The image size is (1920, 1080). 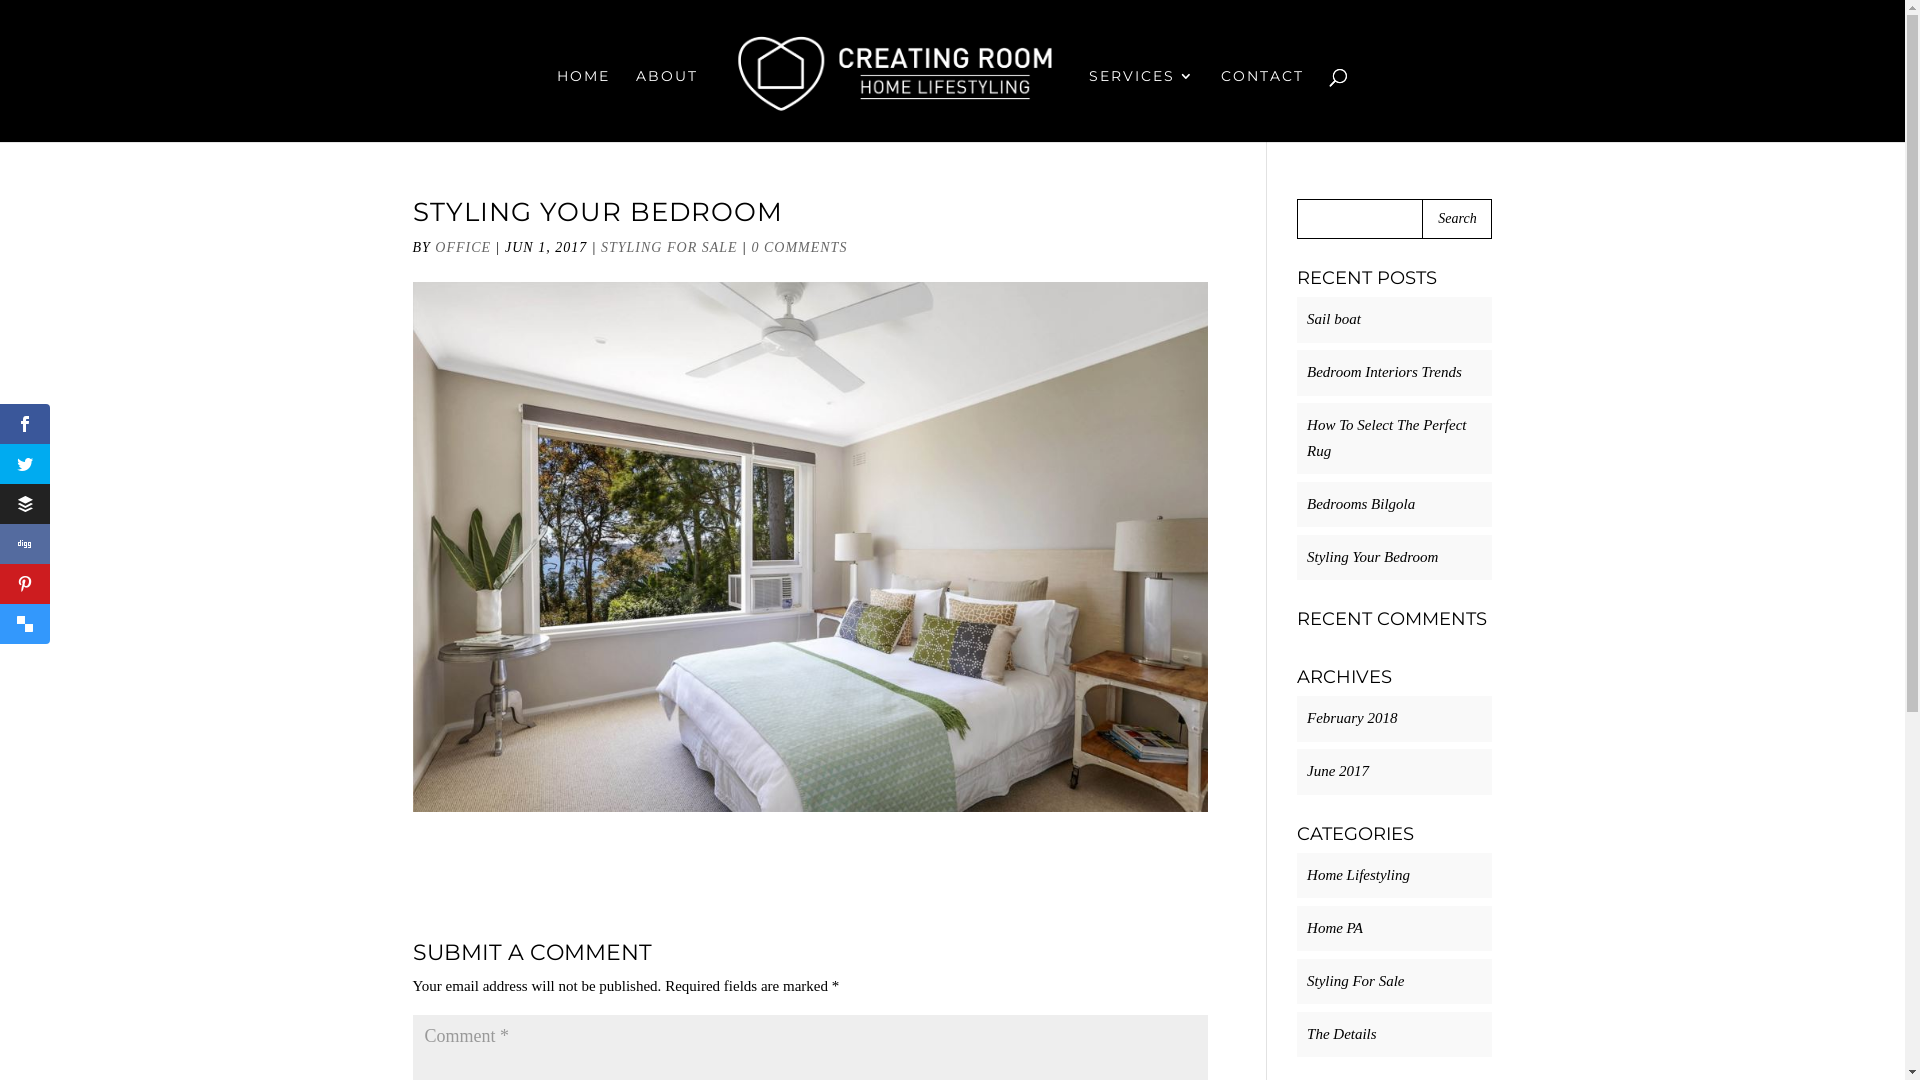 I want to click on 'February 2018', so click(x=1352, y=716).